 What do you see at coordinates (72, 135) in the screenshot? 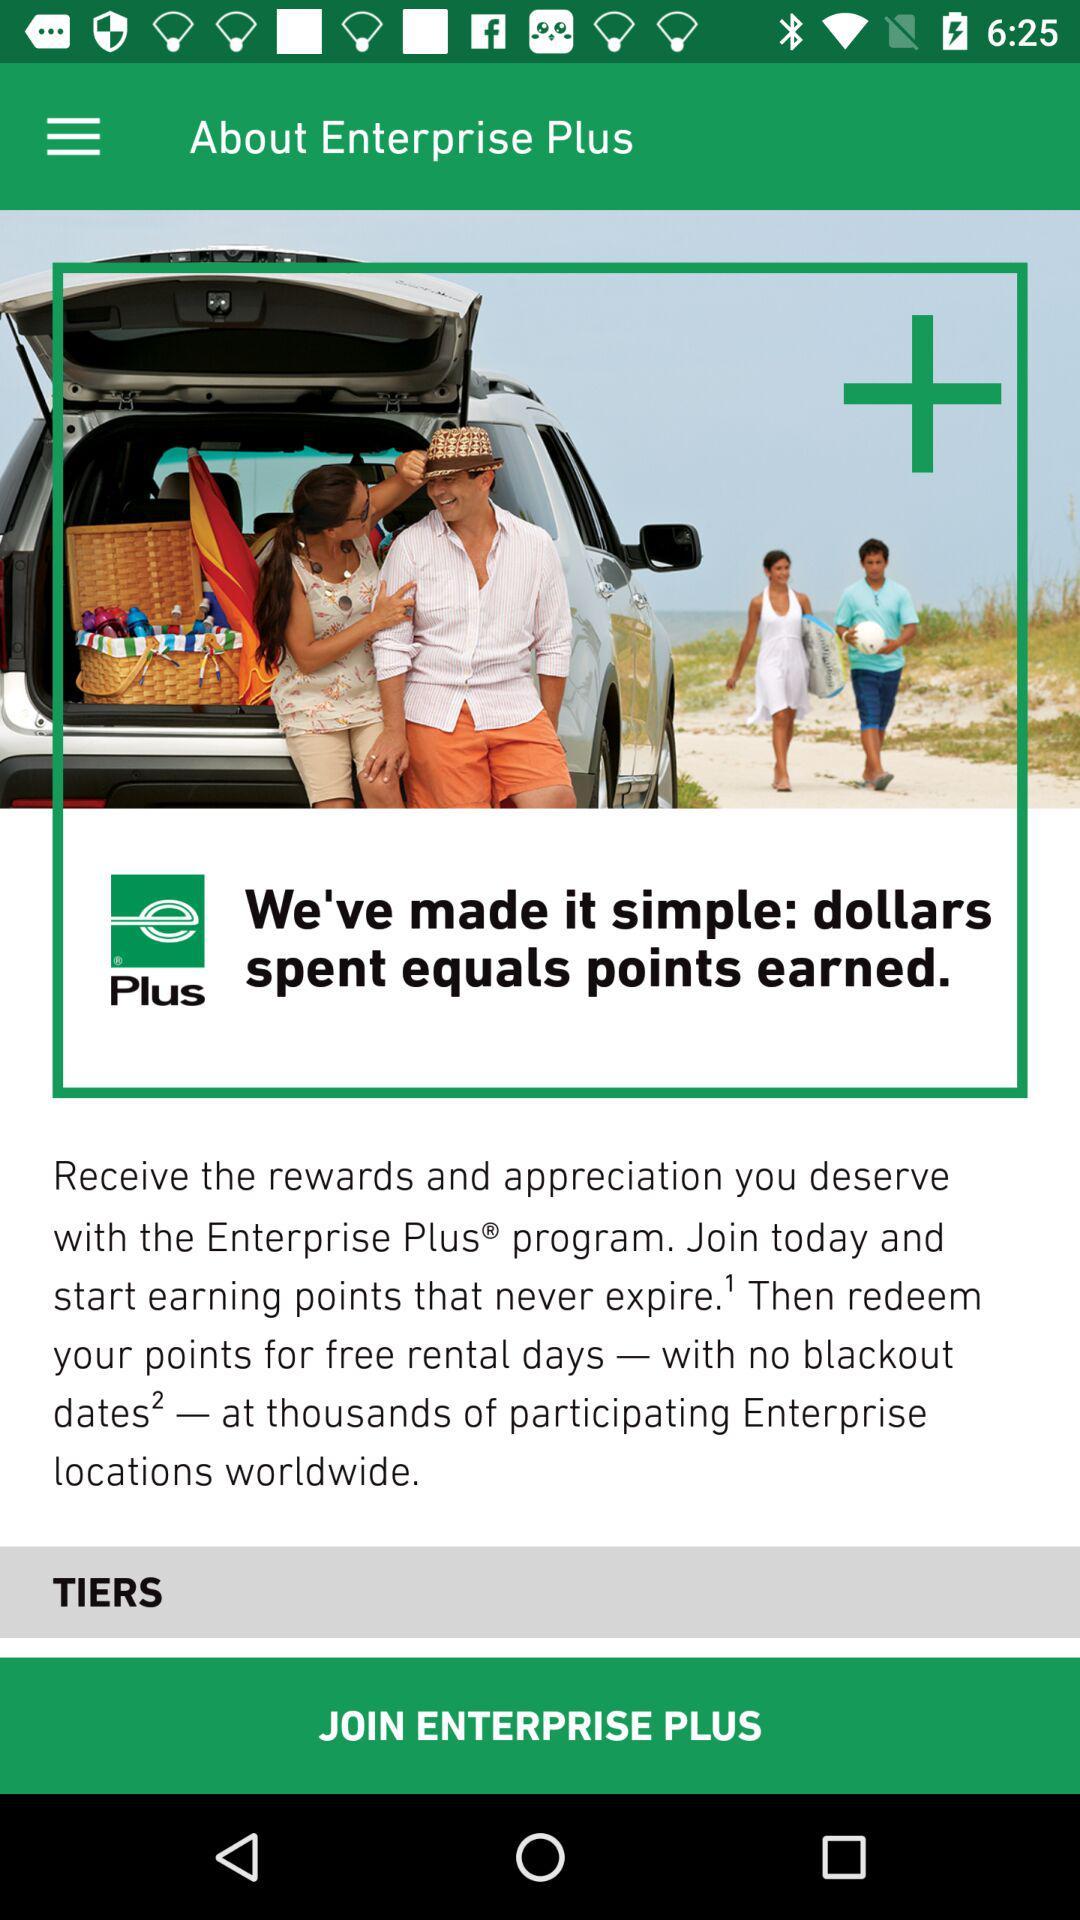
I see `the item next to about enterprise plus` at bounding box center [72, 135].